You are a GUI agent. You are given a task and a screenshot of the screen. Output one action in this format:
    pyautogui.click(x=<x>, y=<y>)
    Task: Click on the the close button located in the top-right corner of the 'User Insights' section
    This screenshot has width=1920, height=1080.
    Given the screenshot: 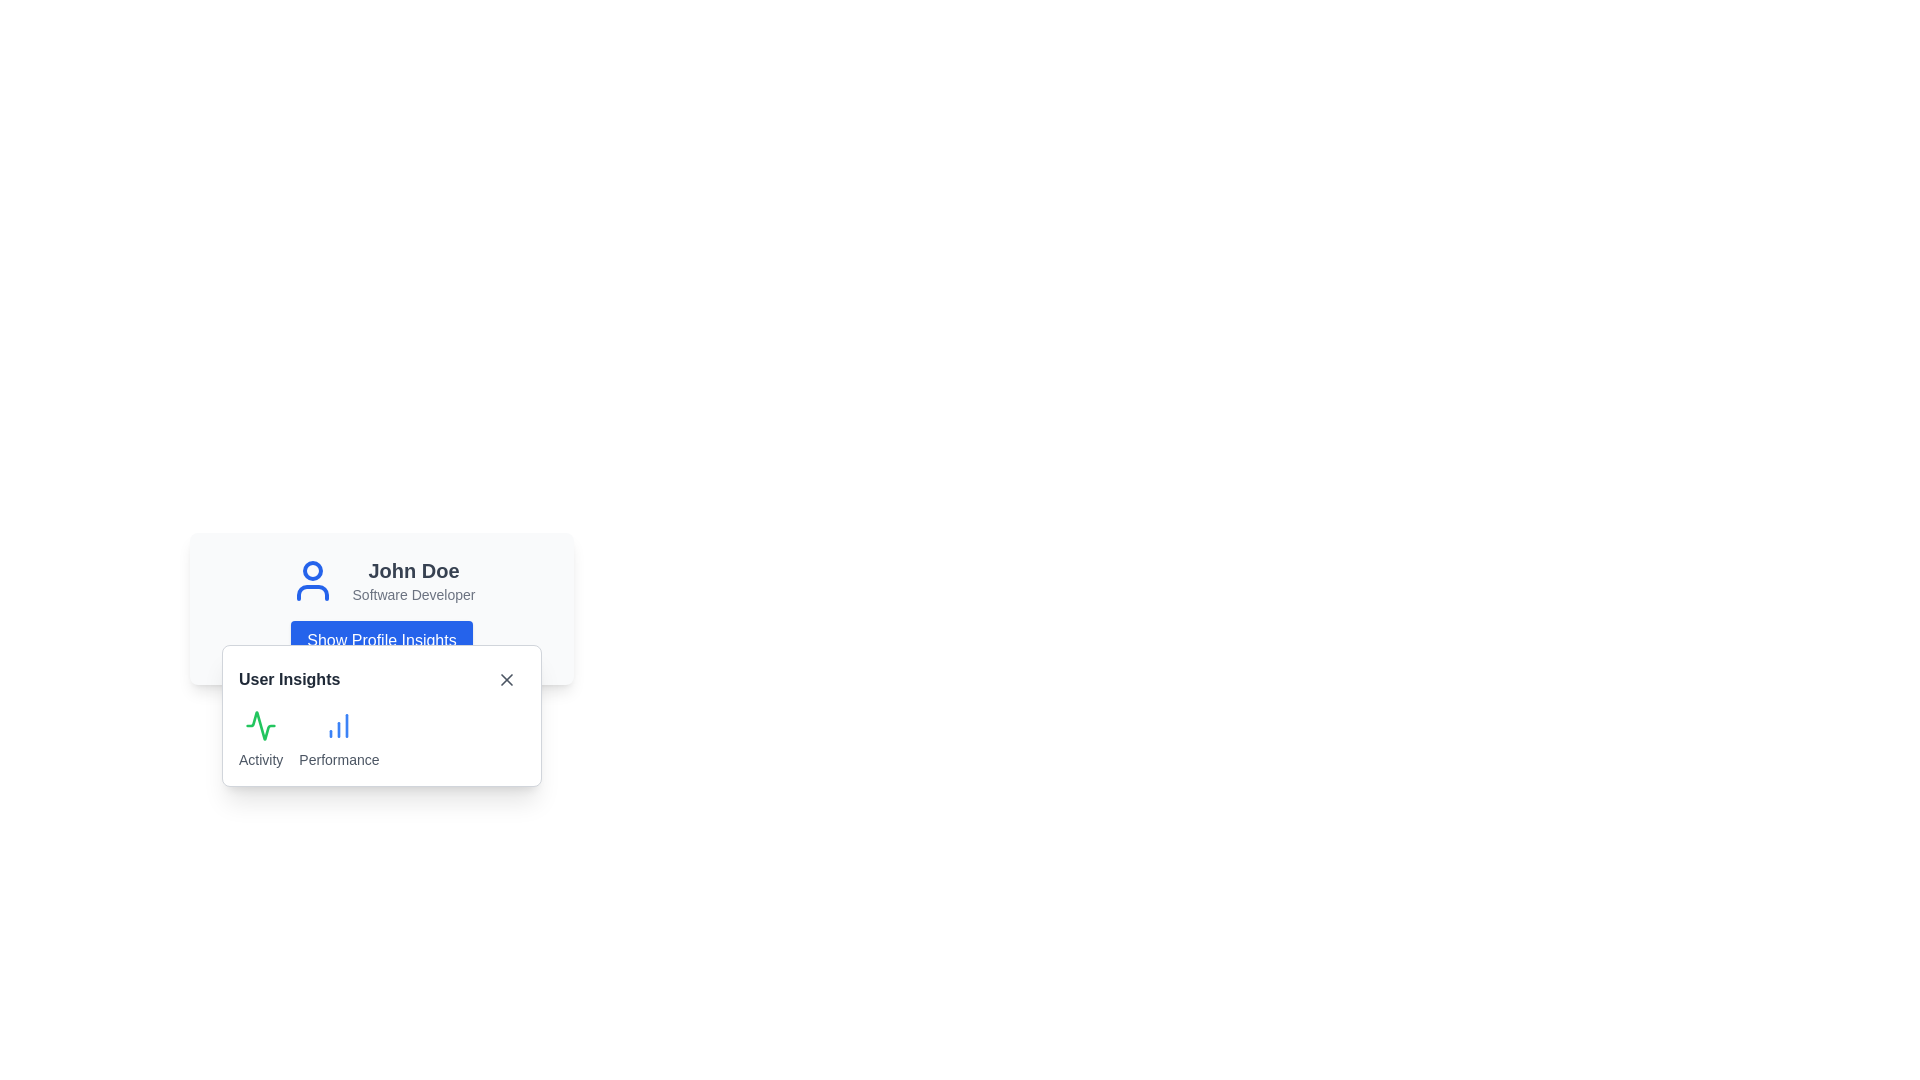 What is the action you would take?
    pyautogui.click(x=507, y=678)
    